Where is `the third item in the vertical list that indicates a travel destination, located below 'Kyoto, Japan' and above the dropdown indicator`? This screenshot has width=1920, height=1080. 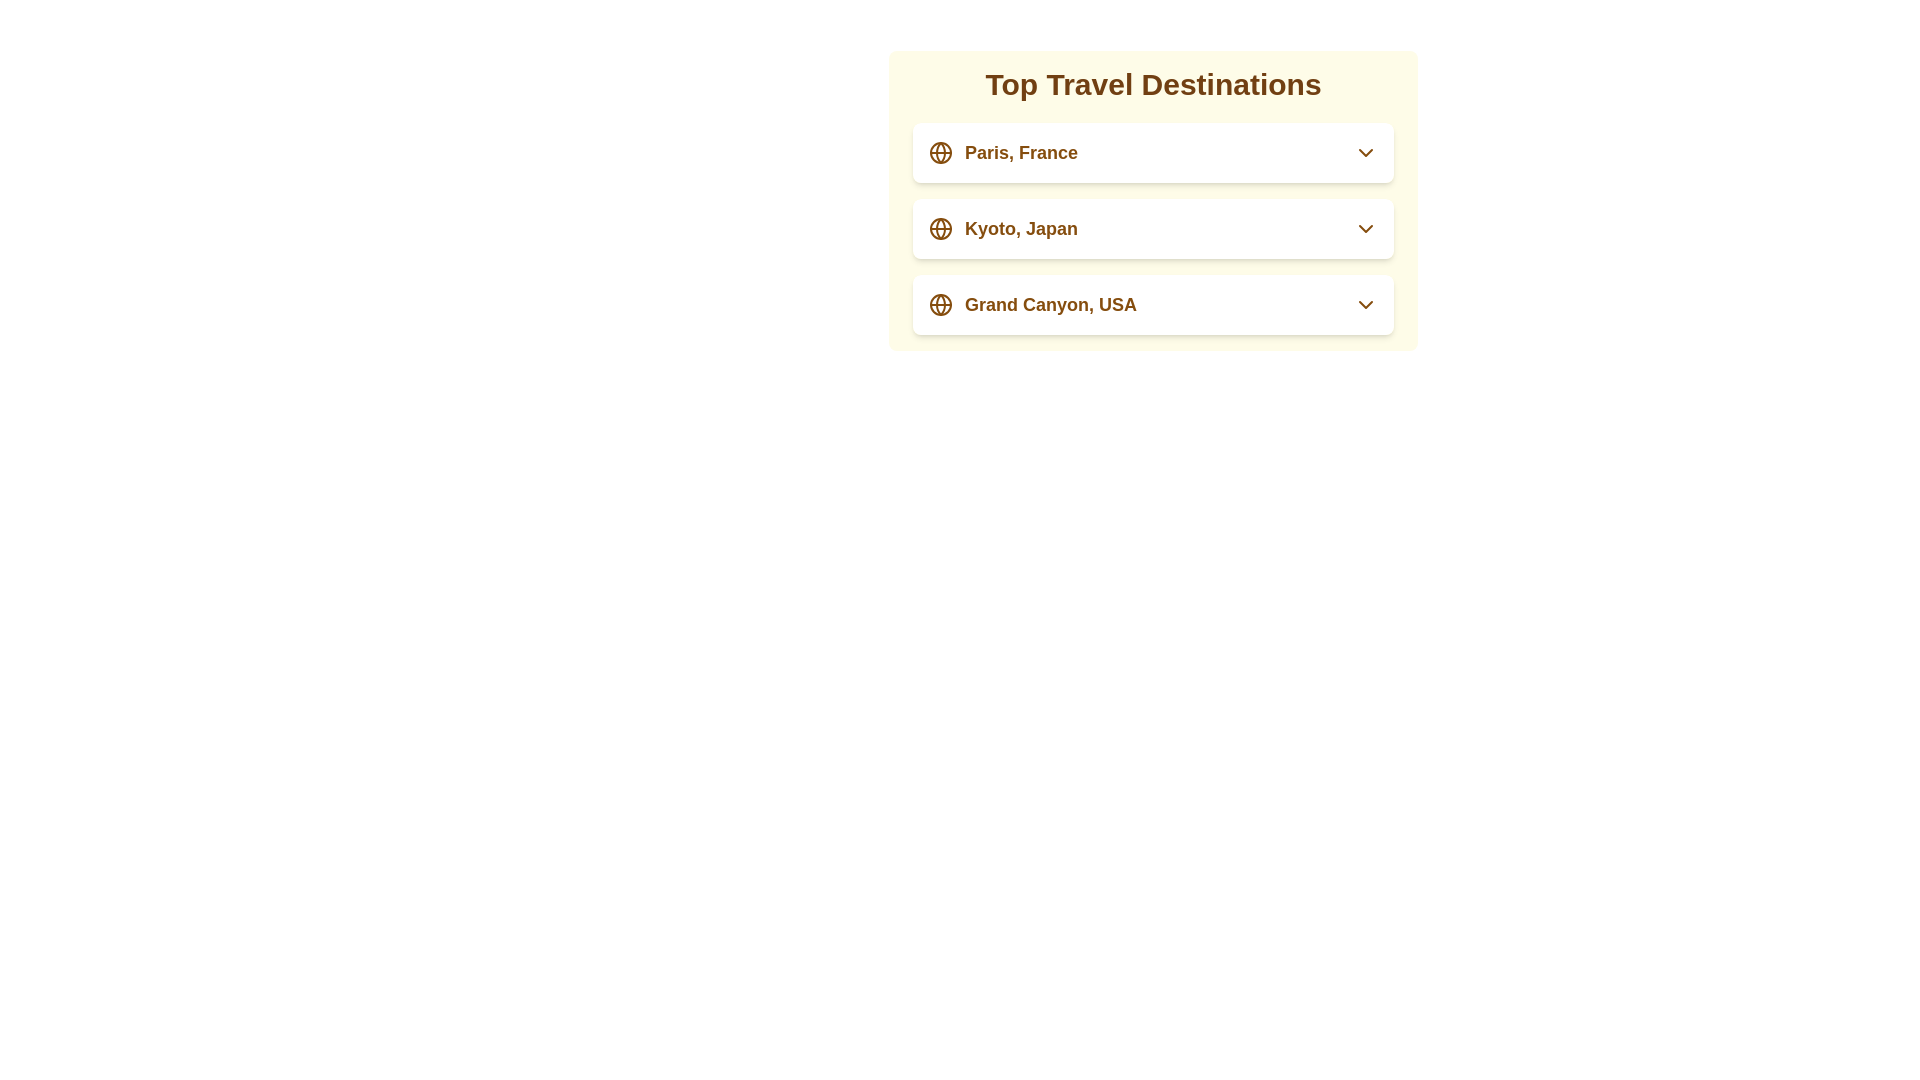 the third item in the vertical list that indicates a travel destination, located below 'Kyoto, Japan' and above the dropdown indicator is located at coordinates (1032, 304).